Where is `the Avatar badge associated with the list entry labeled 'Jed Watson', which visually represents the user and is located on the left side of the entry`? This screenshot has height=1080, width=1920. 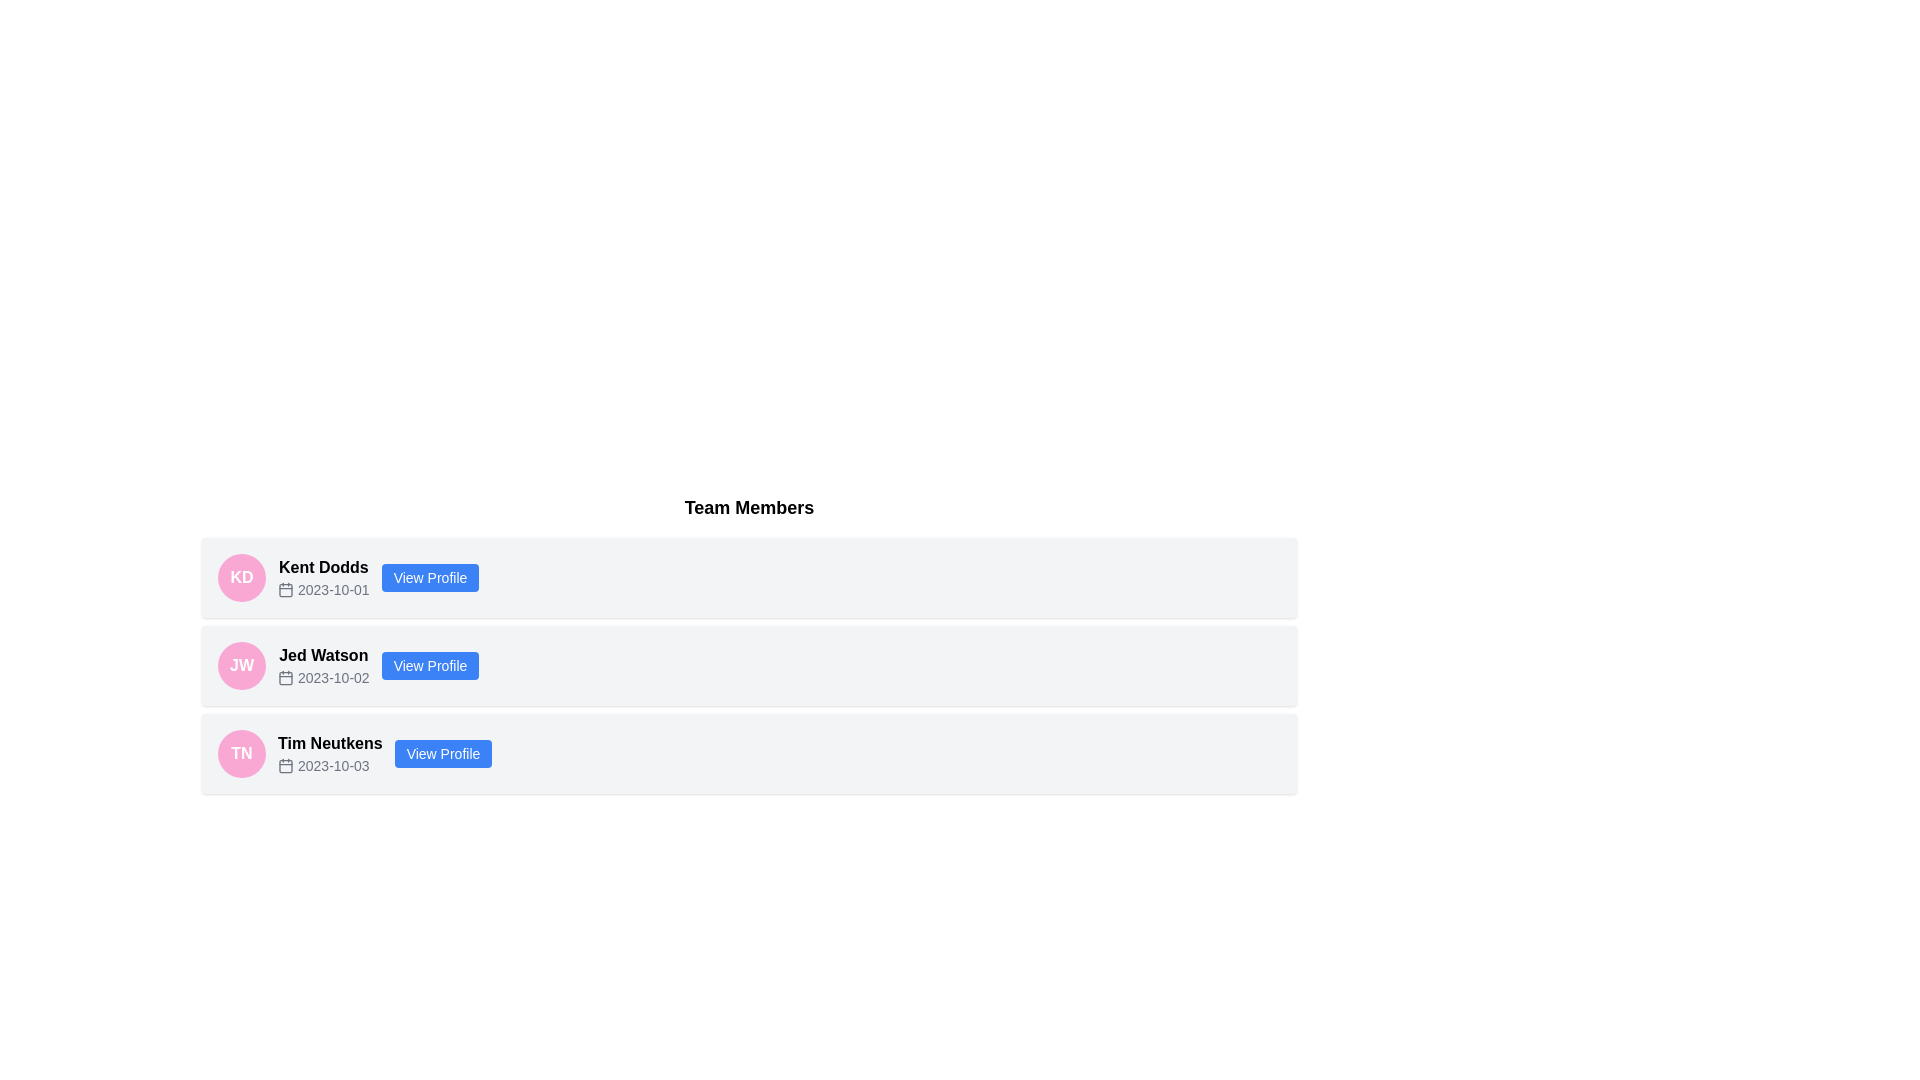 the Avatar badge associated with the list entry labeled 'Jed Watson', which visually represents the user and is located on the left side of the entry is located at coordinates (240, 666).